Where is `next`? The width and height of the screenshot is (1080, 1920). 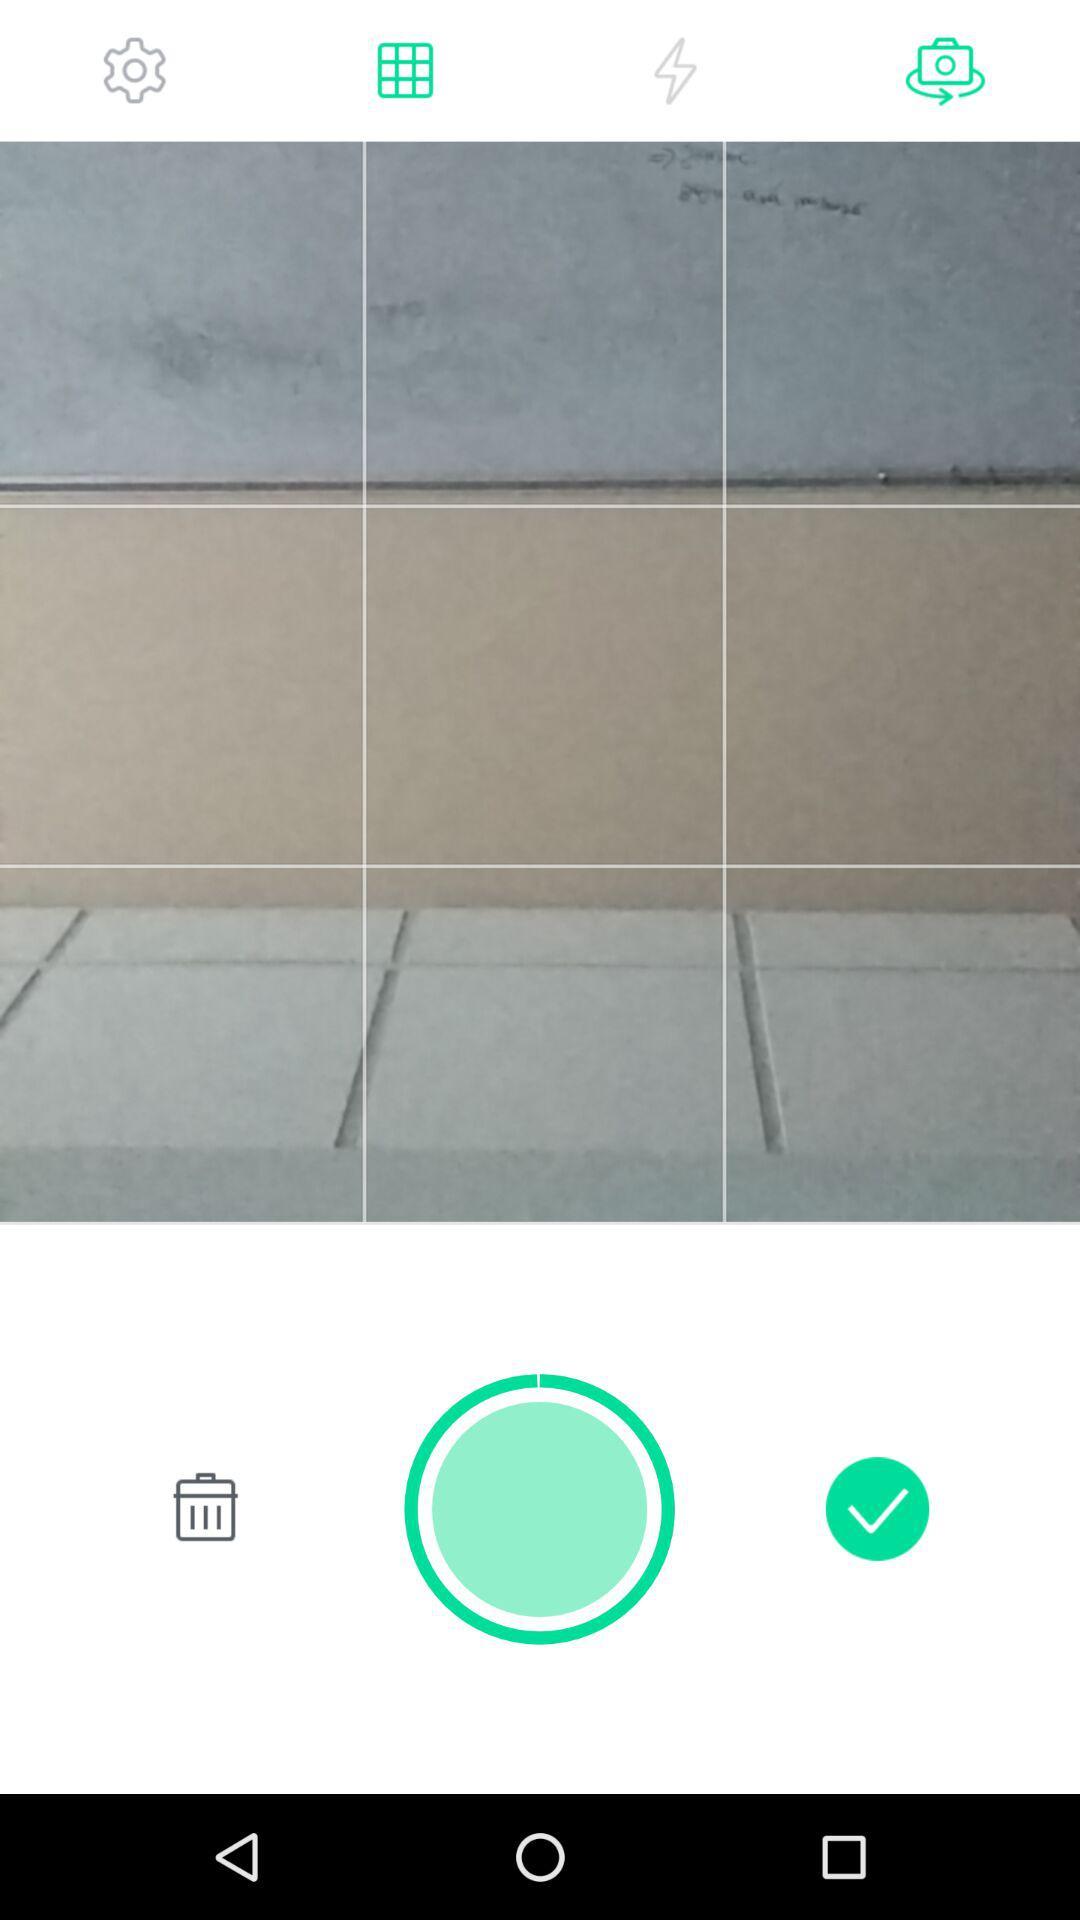
next is located at coordinates (945, 70).